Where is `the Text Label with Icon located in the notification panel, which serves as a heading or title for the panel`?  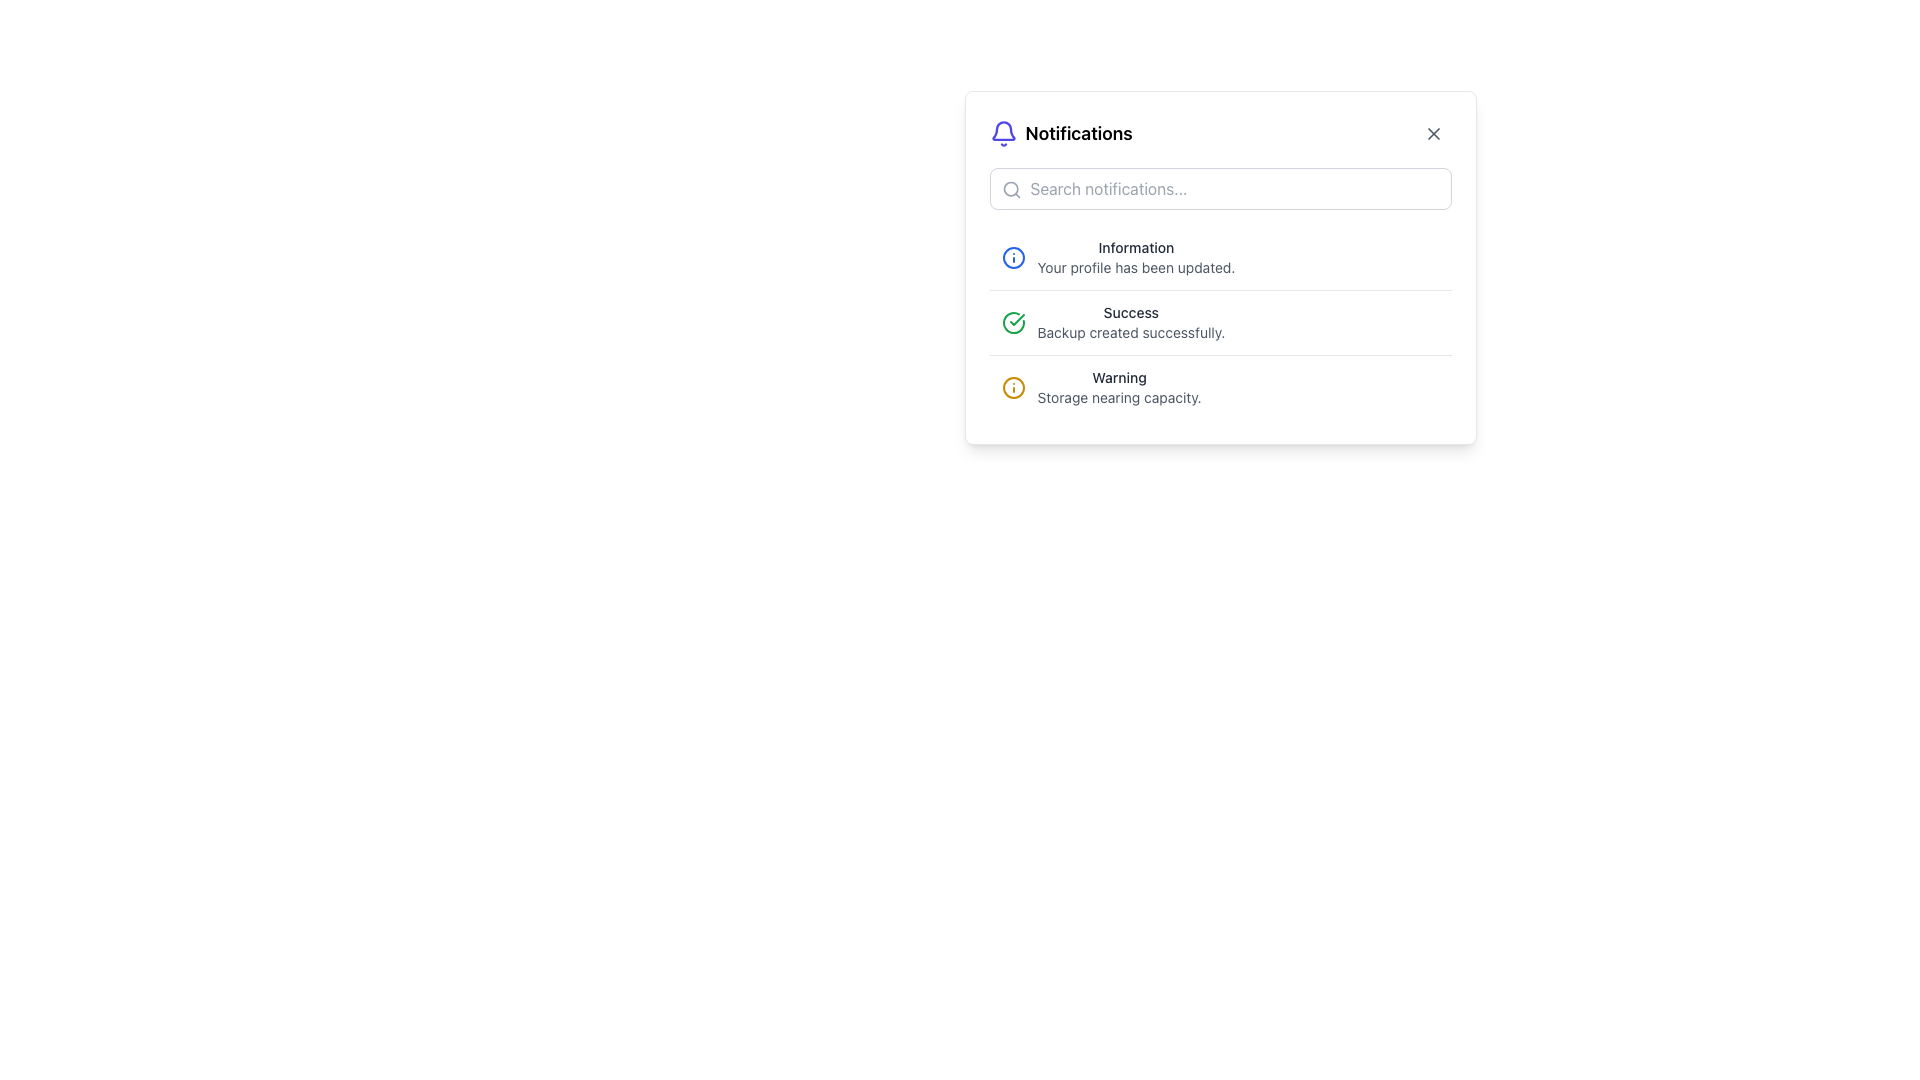 the Text Label with Icon located in the notification panel, which serves as a heading or title for the panel is located at coordinates (1060, 134).